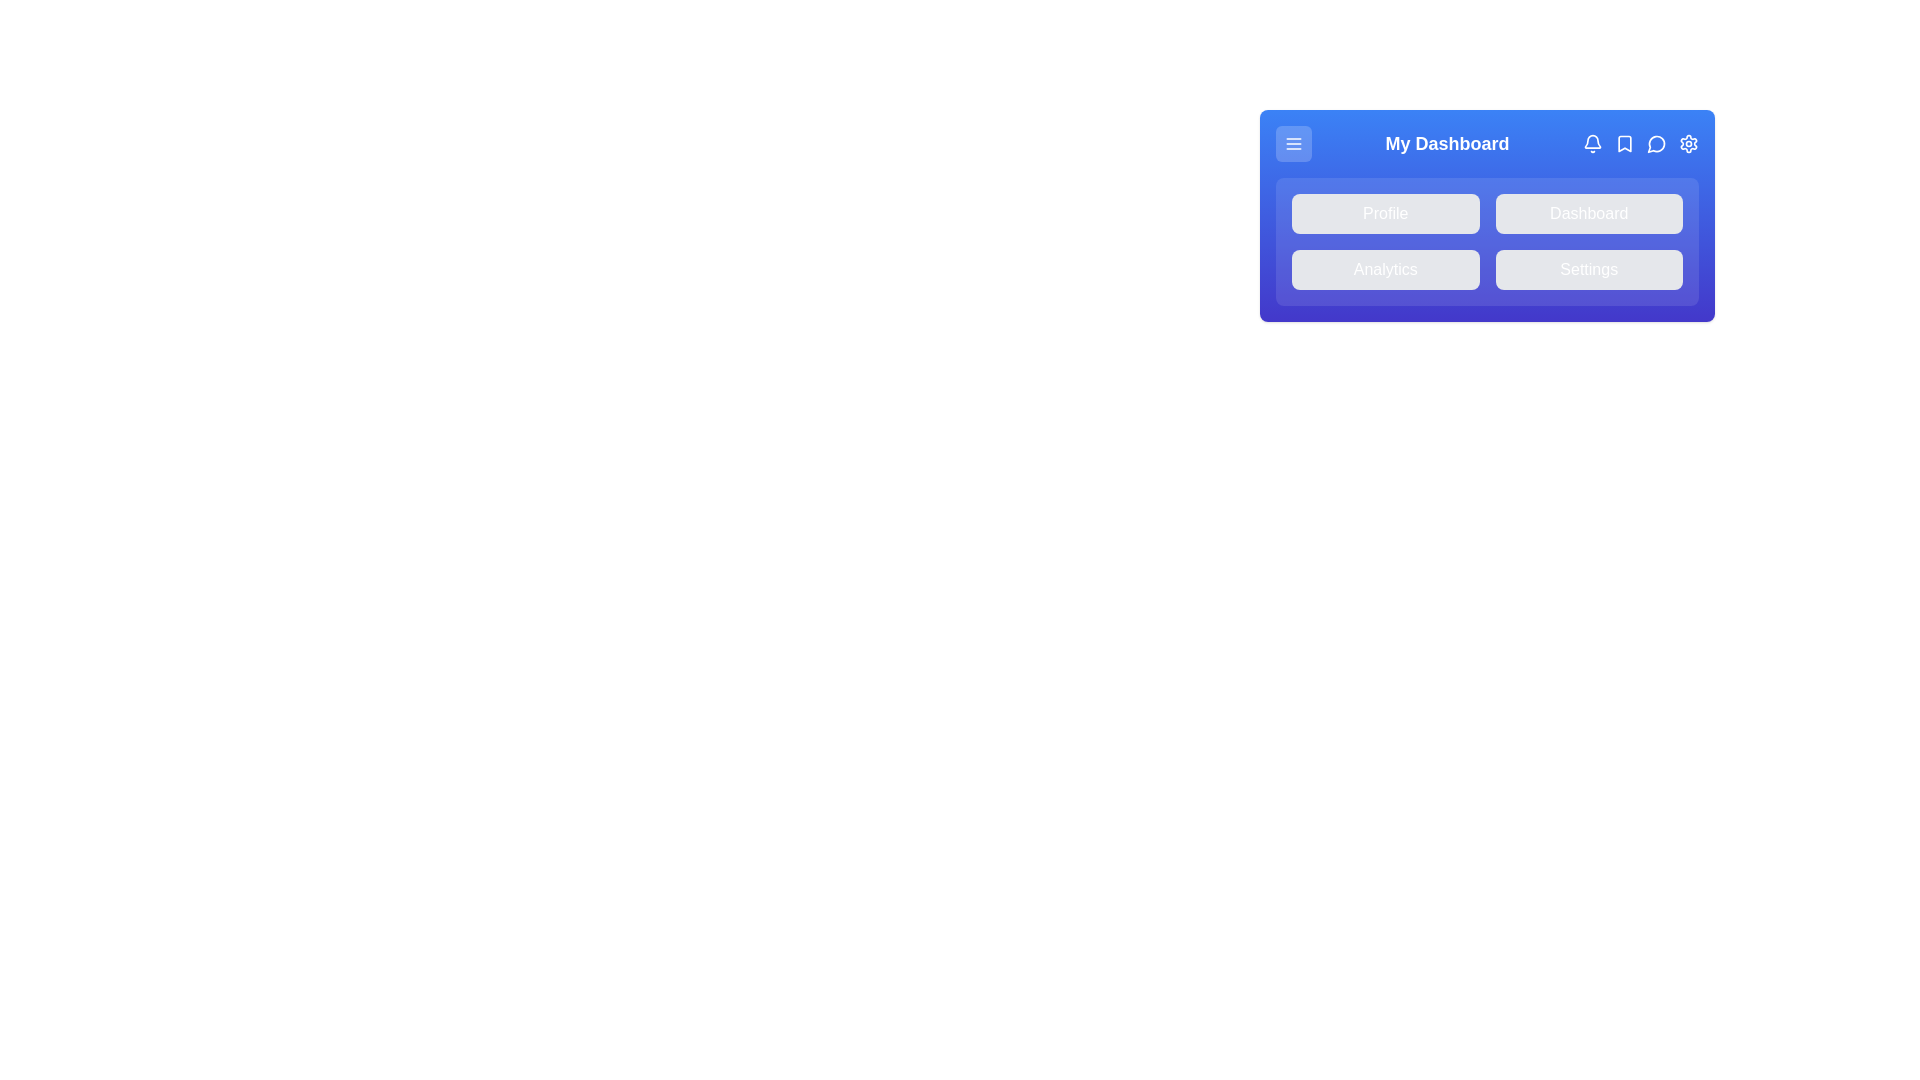 The image size is (1920, 1080). Describe the element at coordinates (1592, 142) in the screenshot. I see `the notification icon (Bell) in the app bar` at that location.